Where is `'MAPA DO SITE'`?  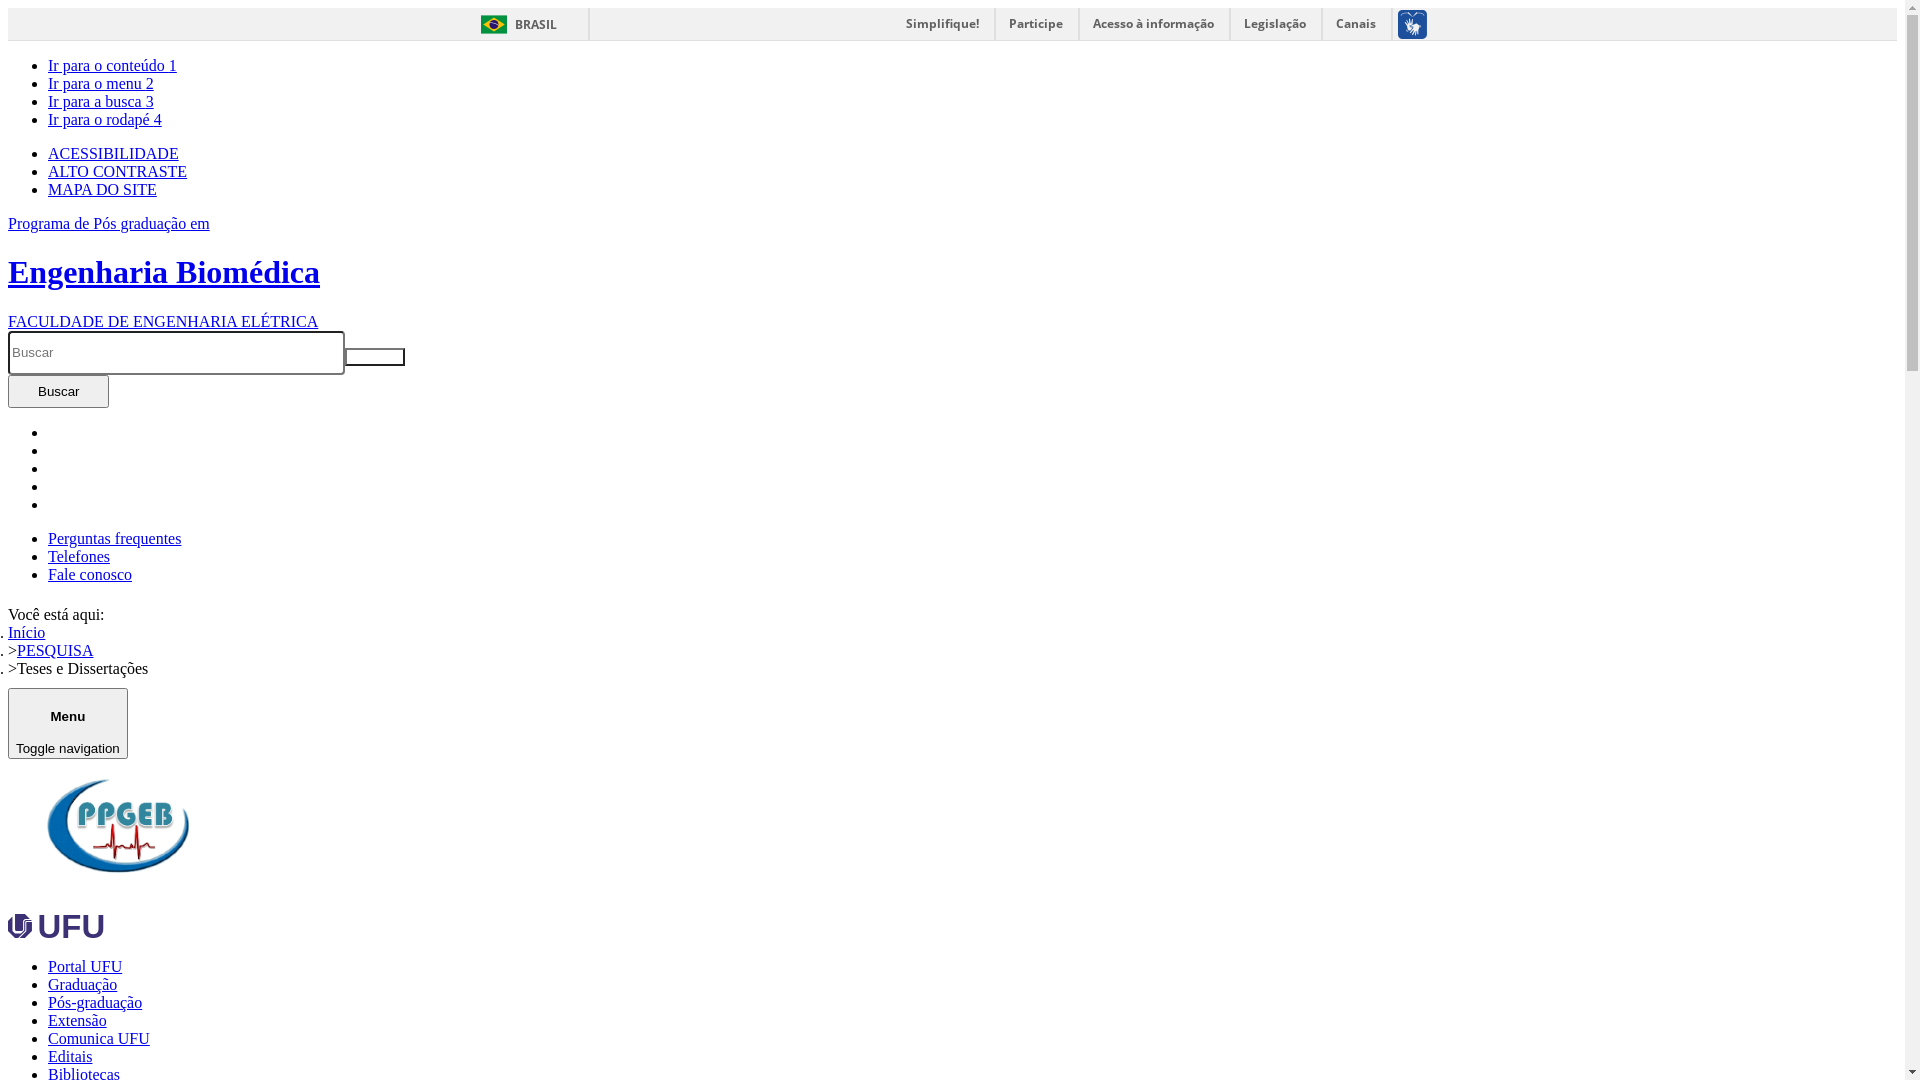
'MAPA DO SITE' is located at coordinates (101, 189).